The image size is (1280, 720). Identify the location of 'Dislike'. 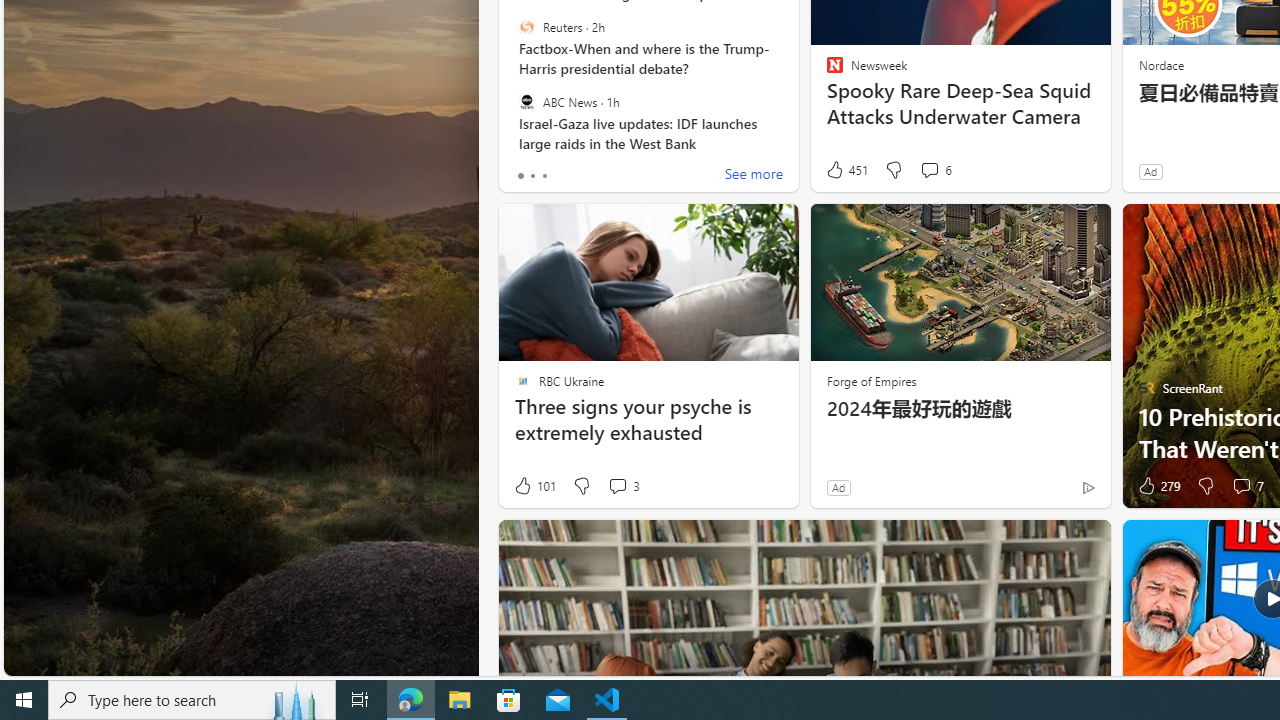
(1204, 486).